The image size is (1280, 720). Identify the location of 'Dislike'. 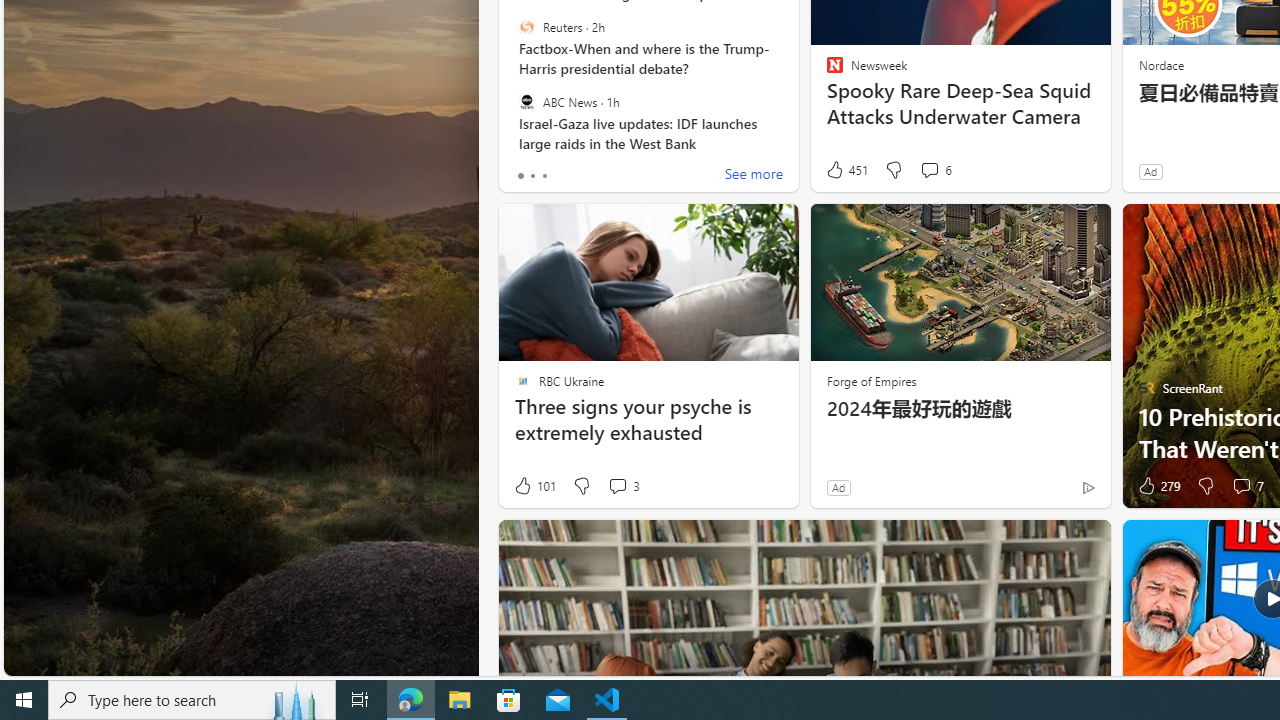
(1204, 486).